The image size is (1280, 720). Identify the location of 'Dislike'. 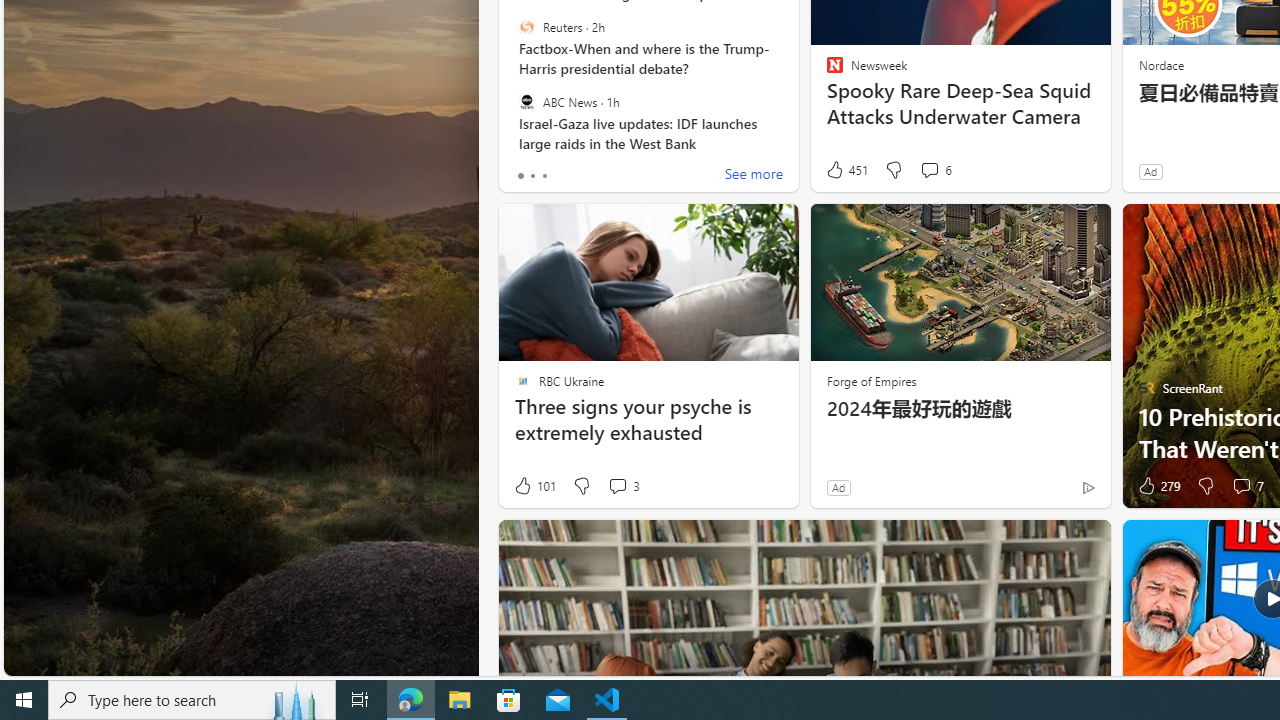
(1204, 486).